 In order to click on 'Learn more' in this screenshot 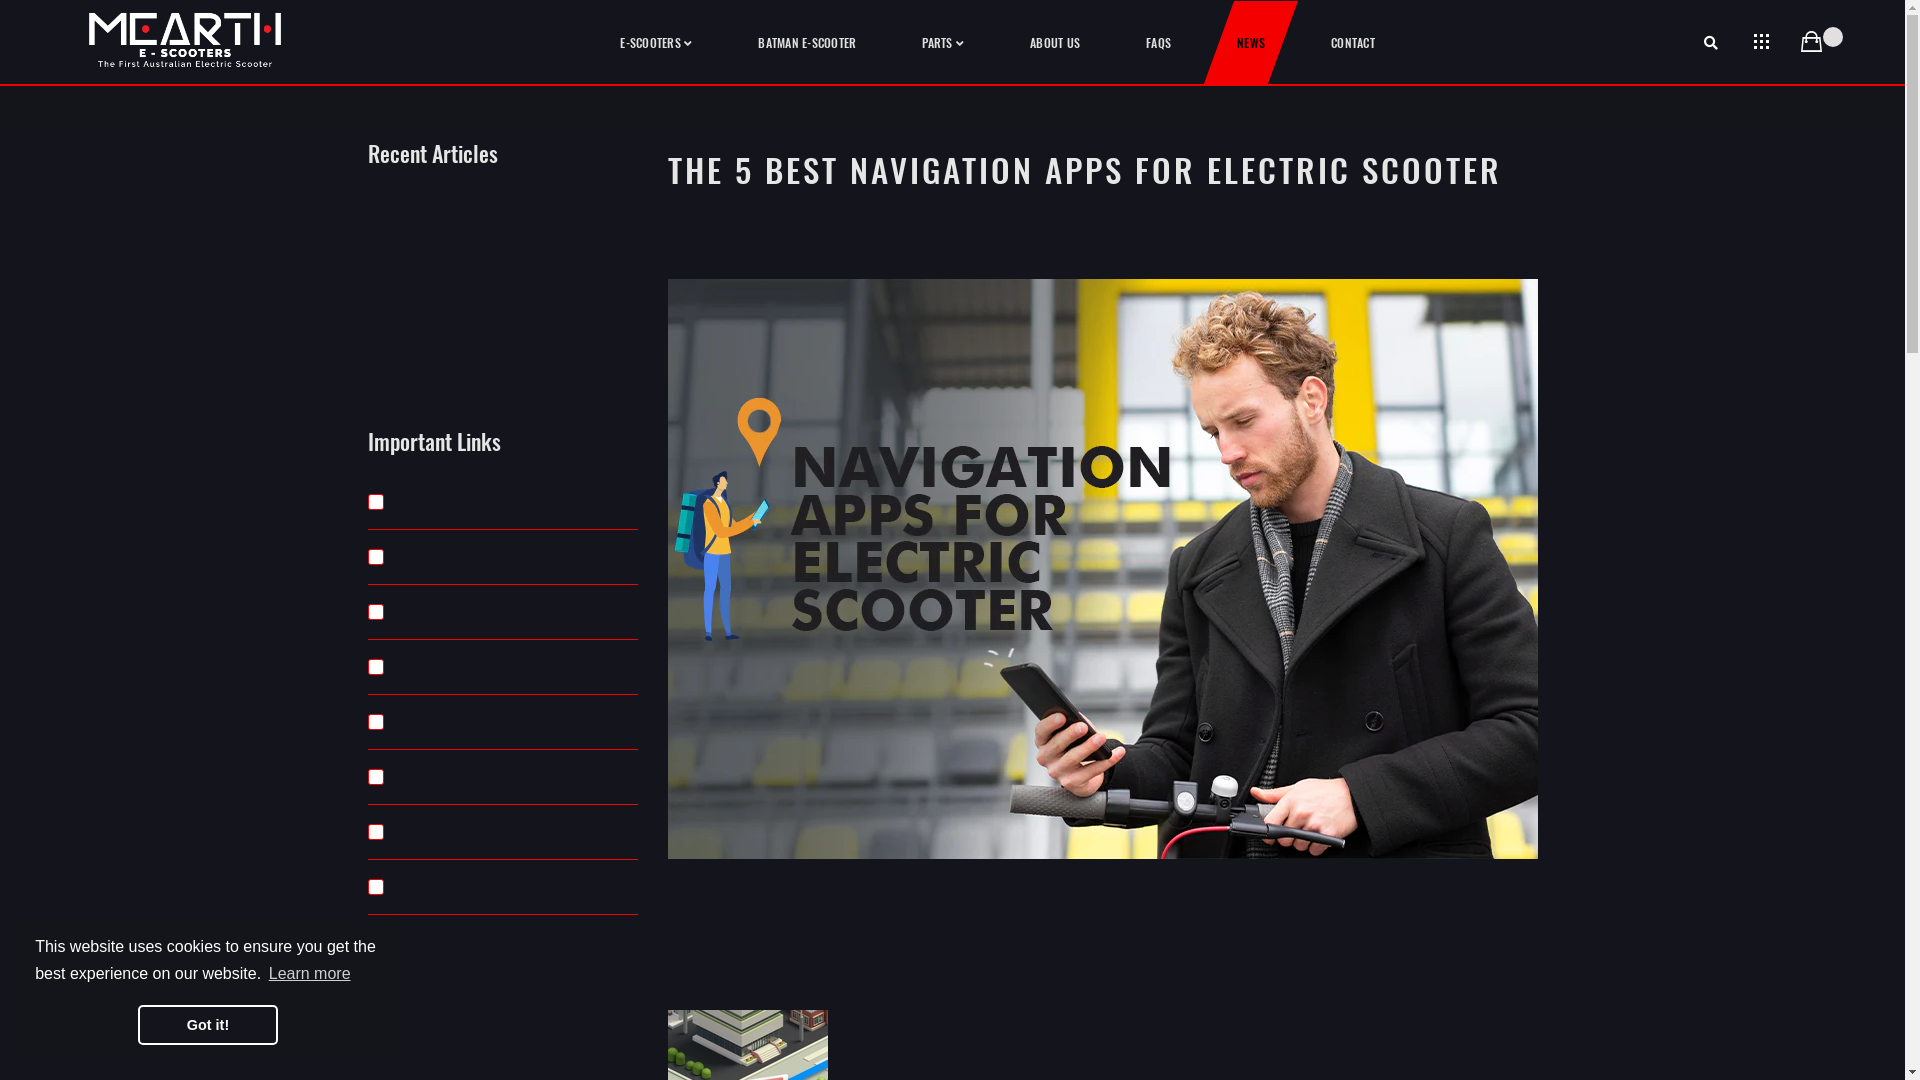, I will do `click(309, 973)`.